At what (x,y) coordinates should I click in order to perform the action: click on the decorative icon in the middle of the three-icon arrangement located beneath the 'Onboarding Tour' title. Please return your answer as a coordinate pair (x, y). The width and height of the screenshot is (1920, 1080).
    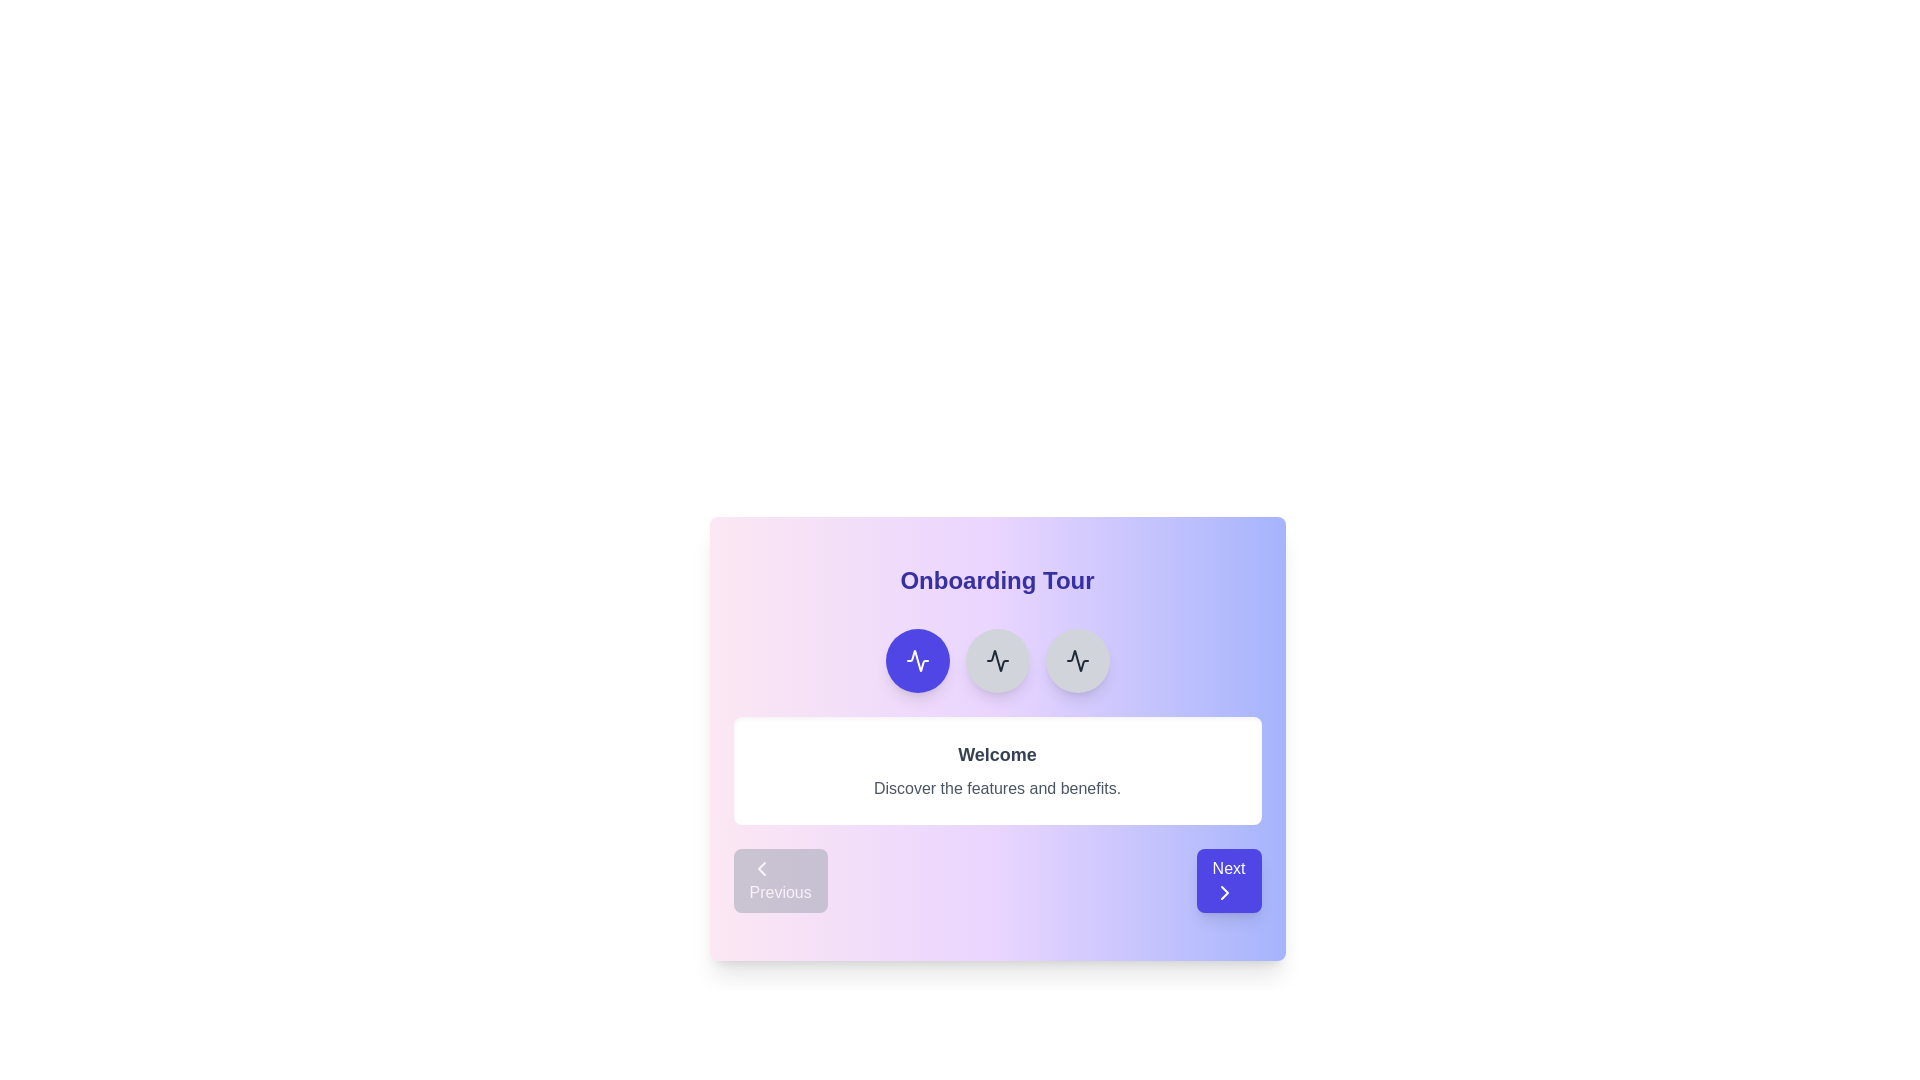
    Looking at the image, I should click on (997, 660).